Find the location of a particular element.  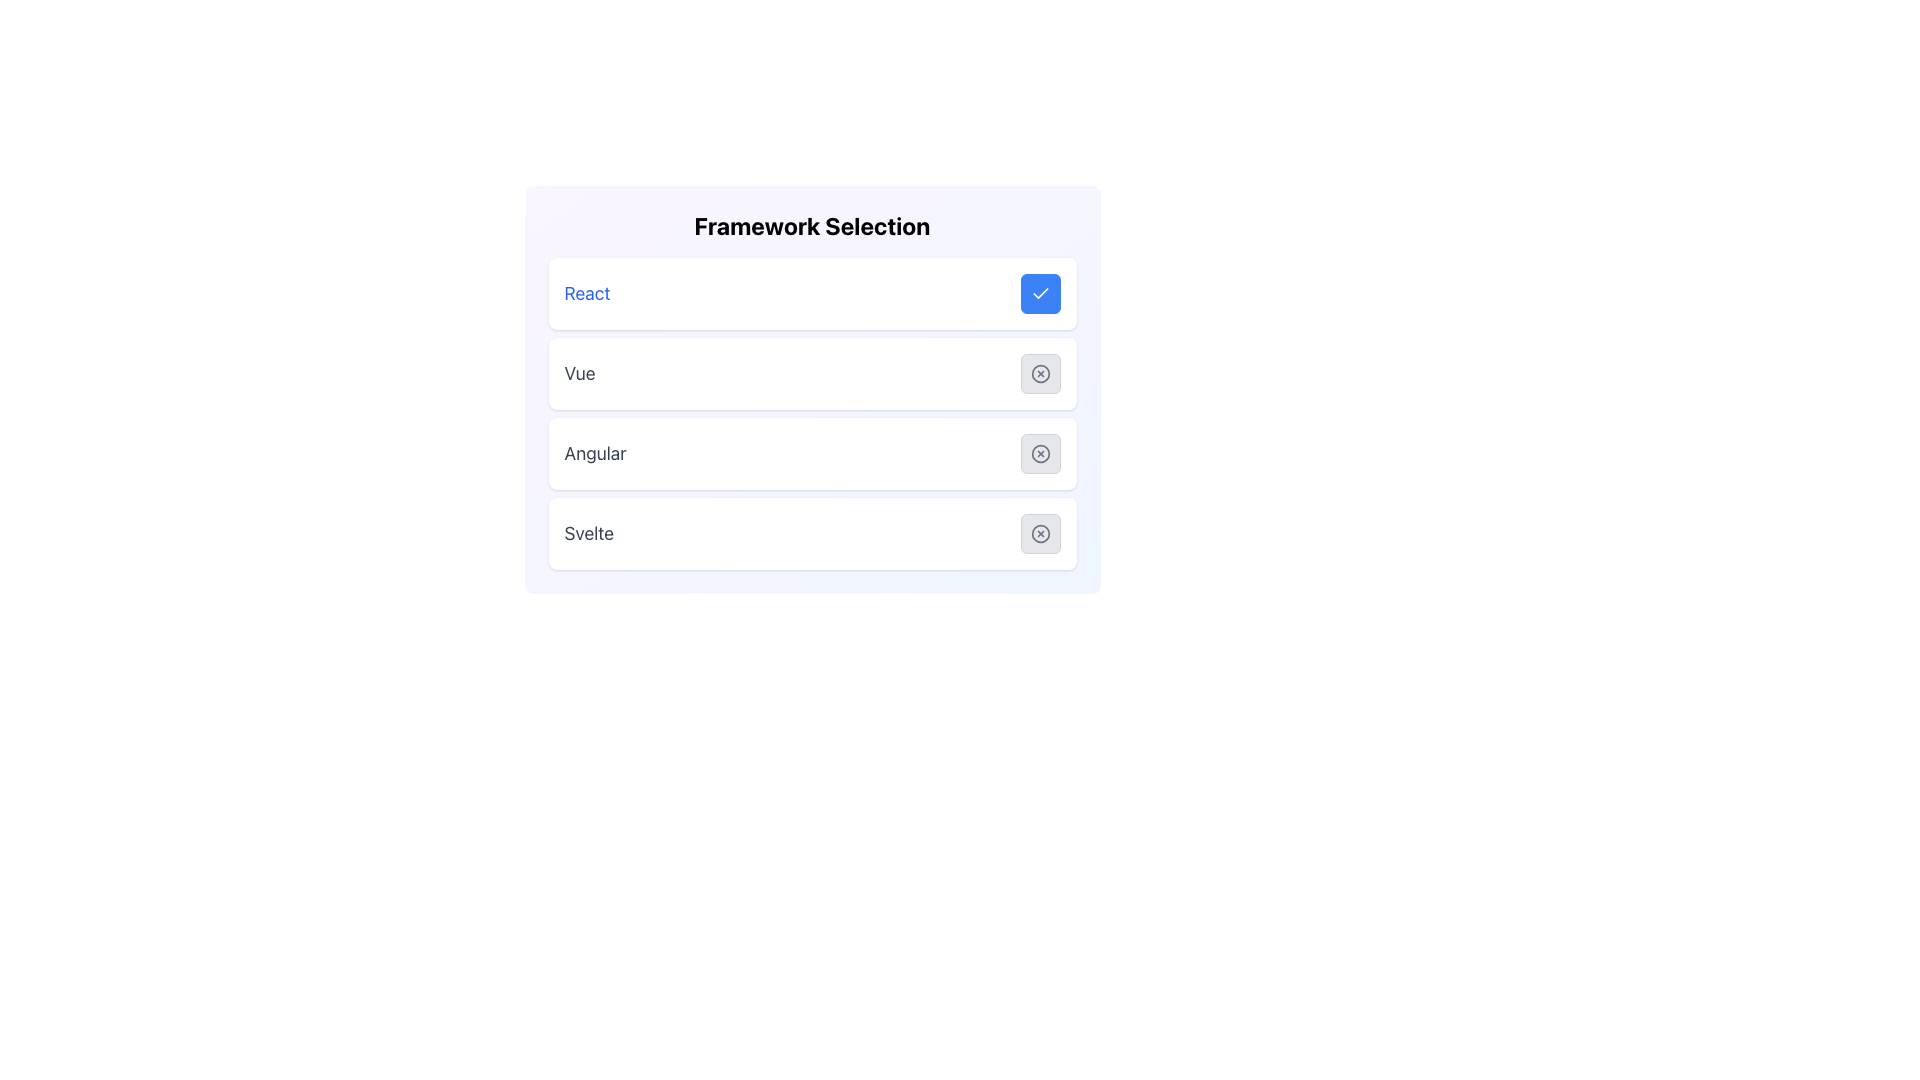

the blue square button with rounded corners and a white checkmark icon is located at coordinates (1040, 293).